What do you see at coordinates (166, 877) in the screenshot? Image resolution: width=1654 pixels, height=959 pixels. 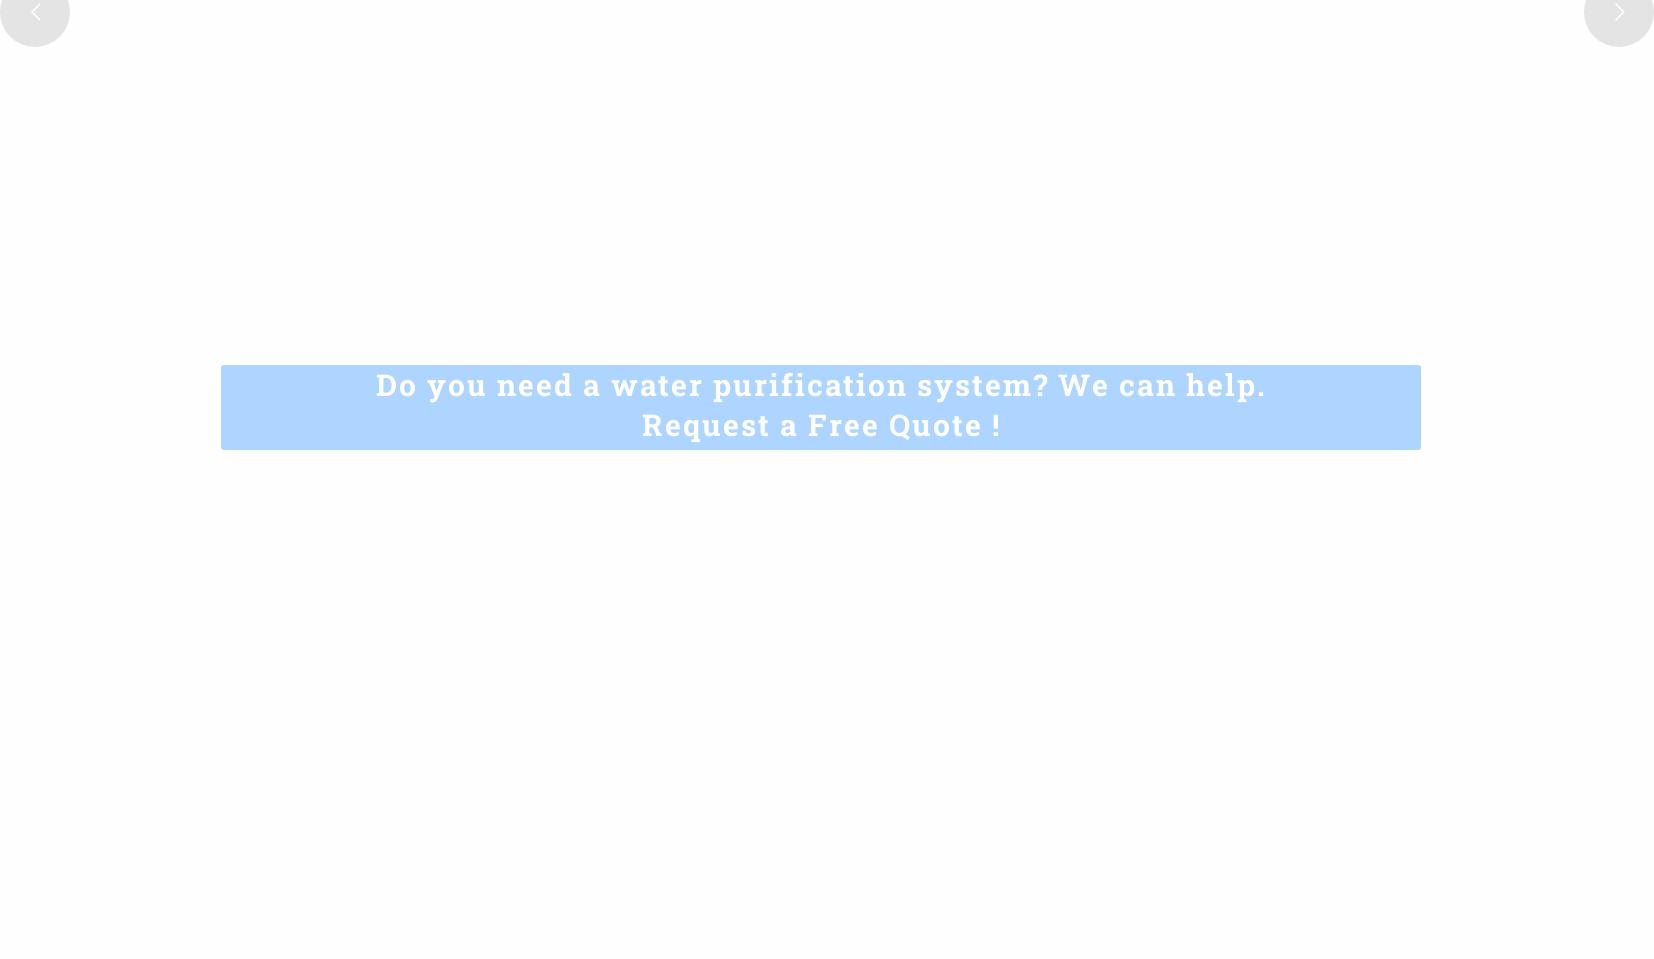 I see `'Monday - Friday 8:00 a.m. - 4:00 p.m.'` at bounding box center [166, 877].